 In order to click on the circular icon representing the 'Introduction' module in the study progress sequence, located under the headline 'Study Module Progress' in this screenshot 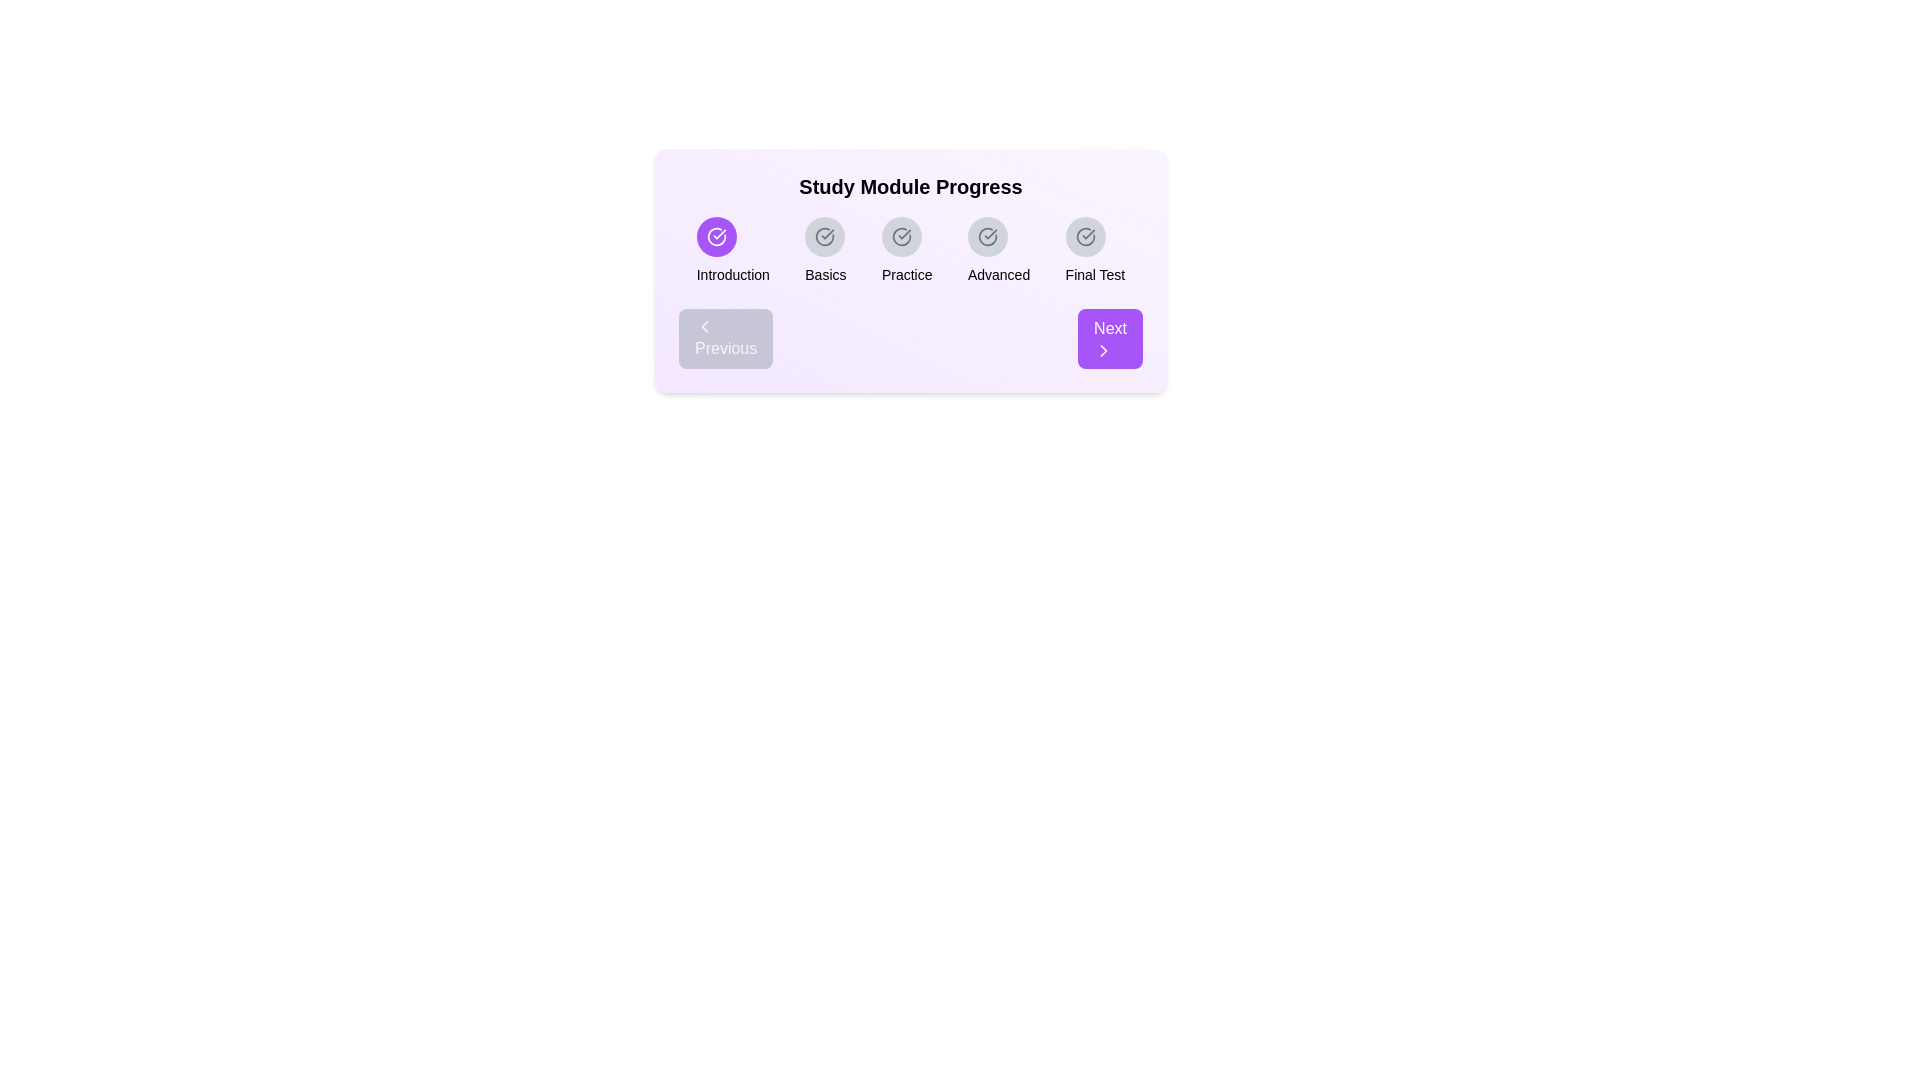, I will do `click(716, 235)`.